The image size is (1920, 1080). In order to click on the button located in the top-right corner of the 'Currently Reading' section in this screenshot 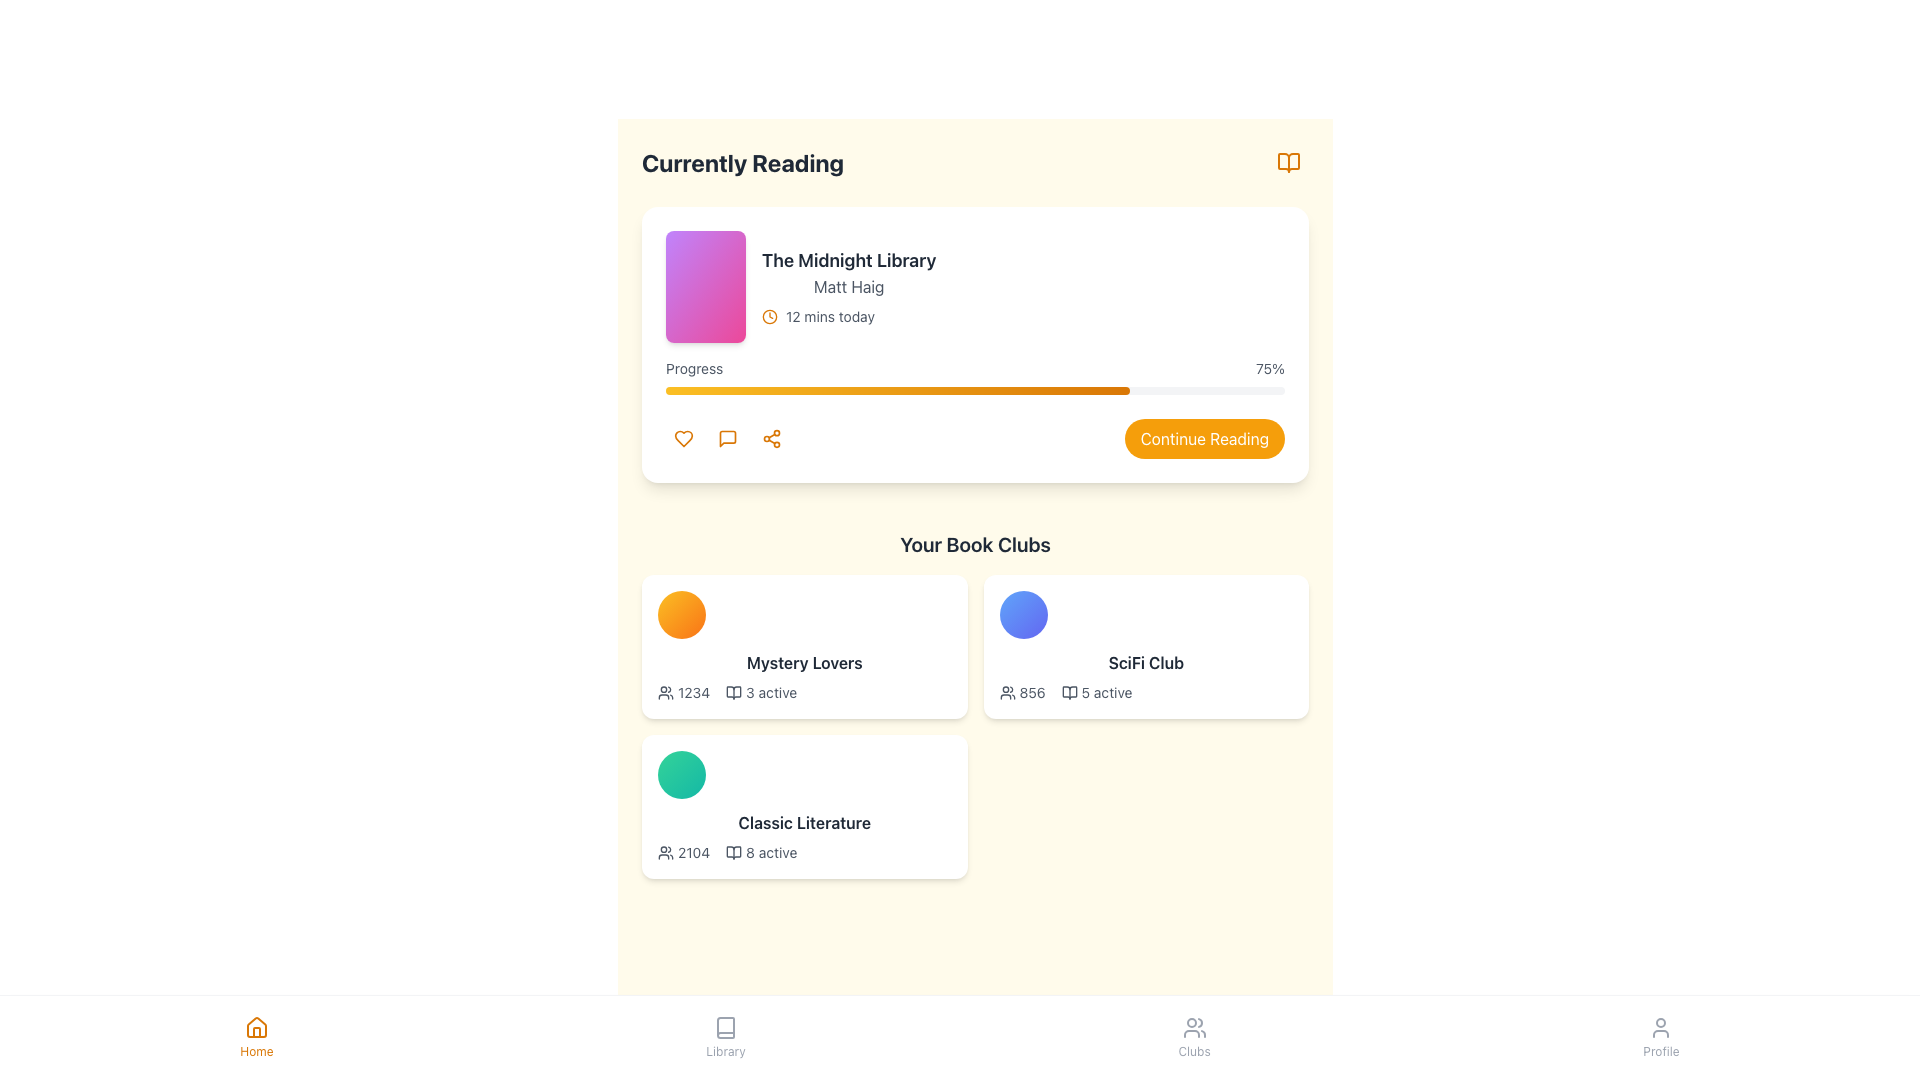, I will do `click(1289, 161)`.